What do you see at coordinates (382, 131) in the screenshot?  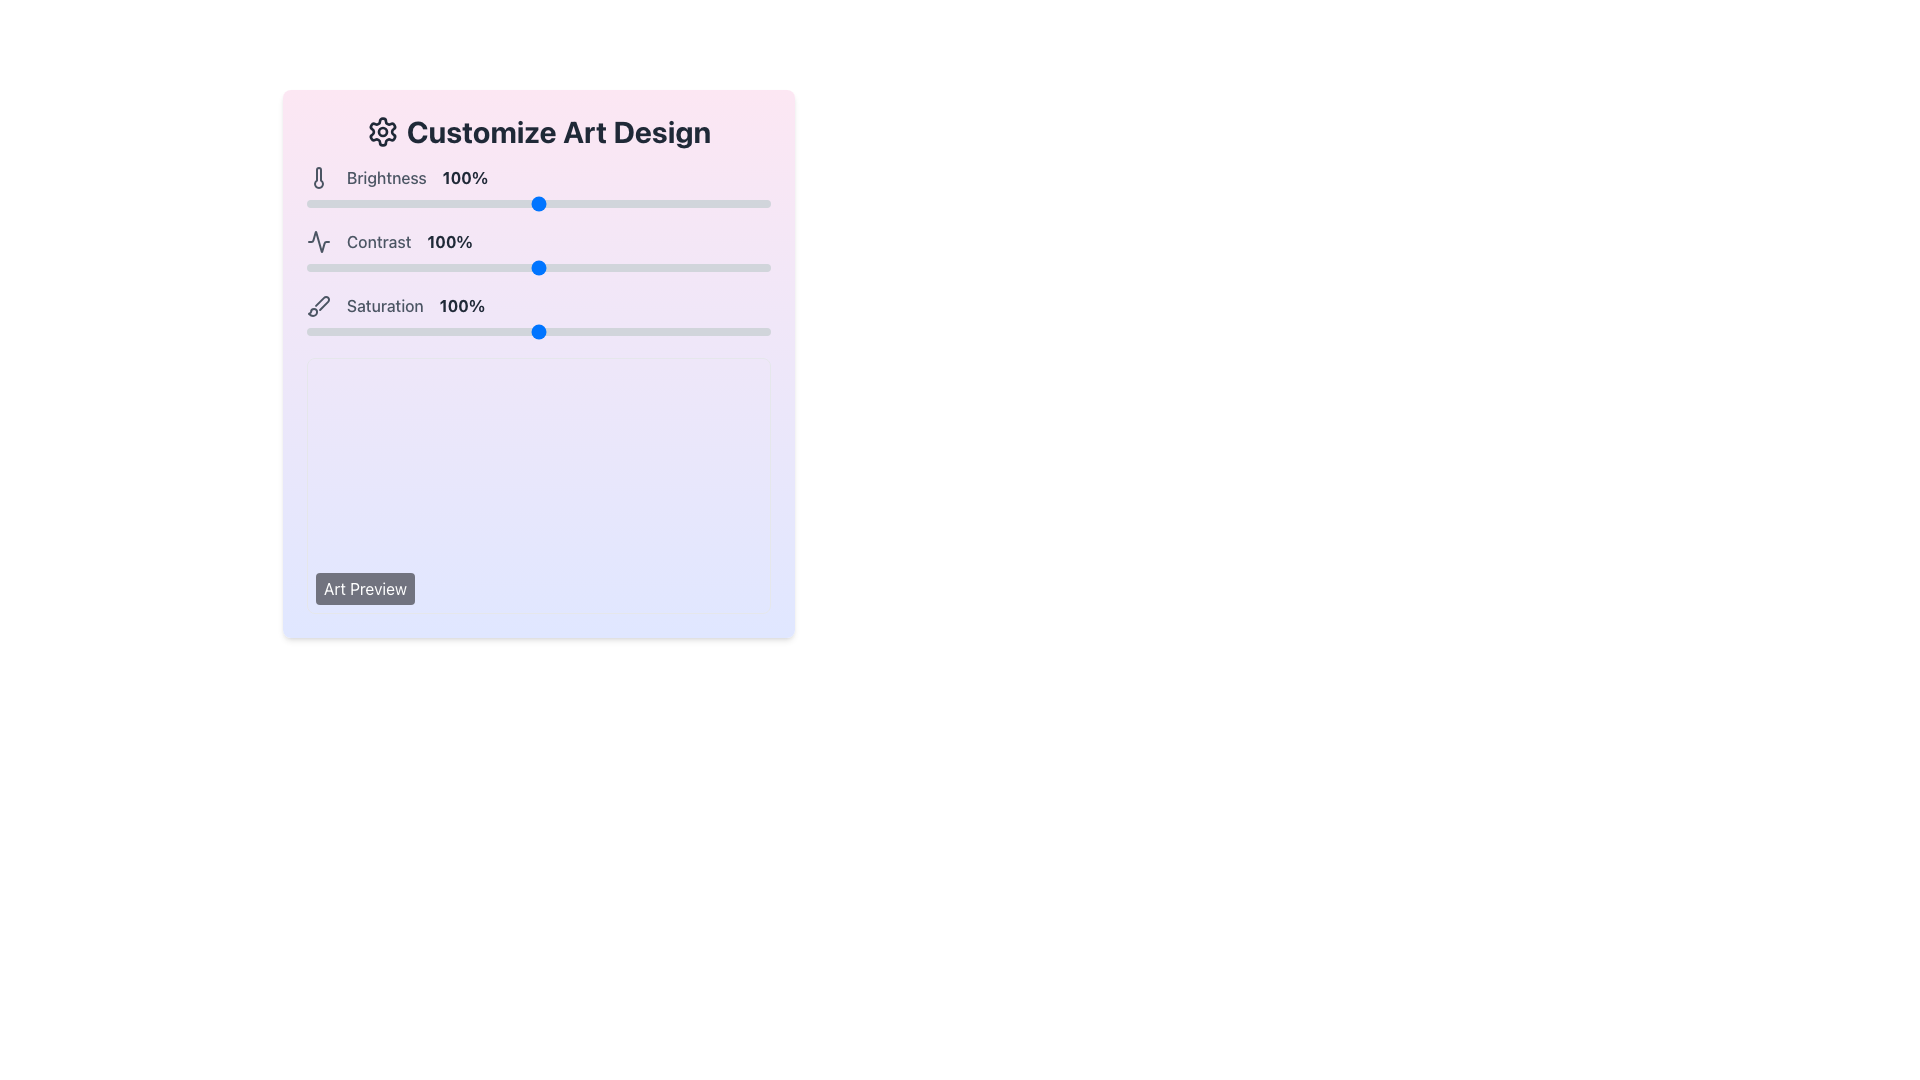 I see `the appearance of the gear-like icon located in the header of the 'Customize Art Design' card, situated to the left of the header text` at bounding box center [382, 131].